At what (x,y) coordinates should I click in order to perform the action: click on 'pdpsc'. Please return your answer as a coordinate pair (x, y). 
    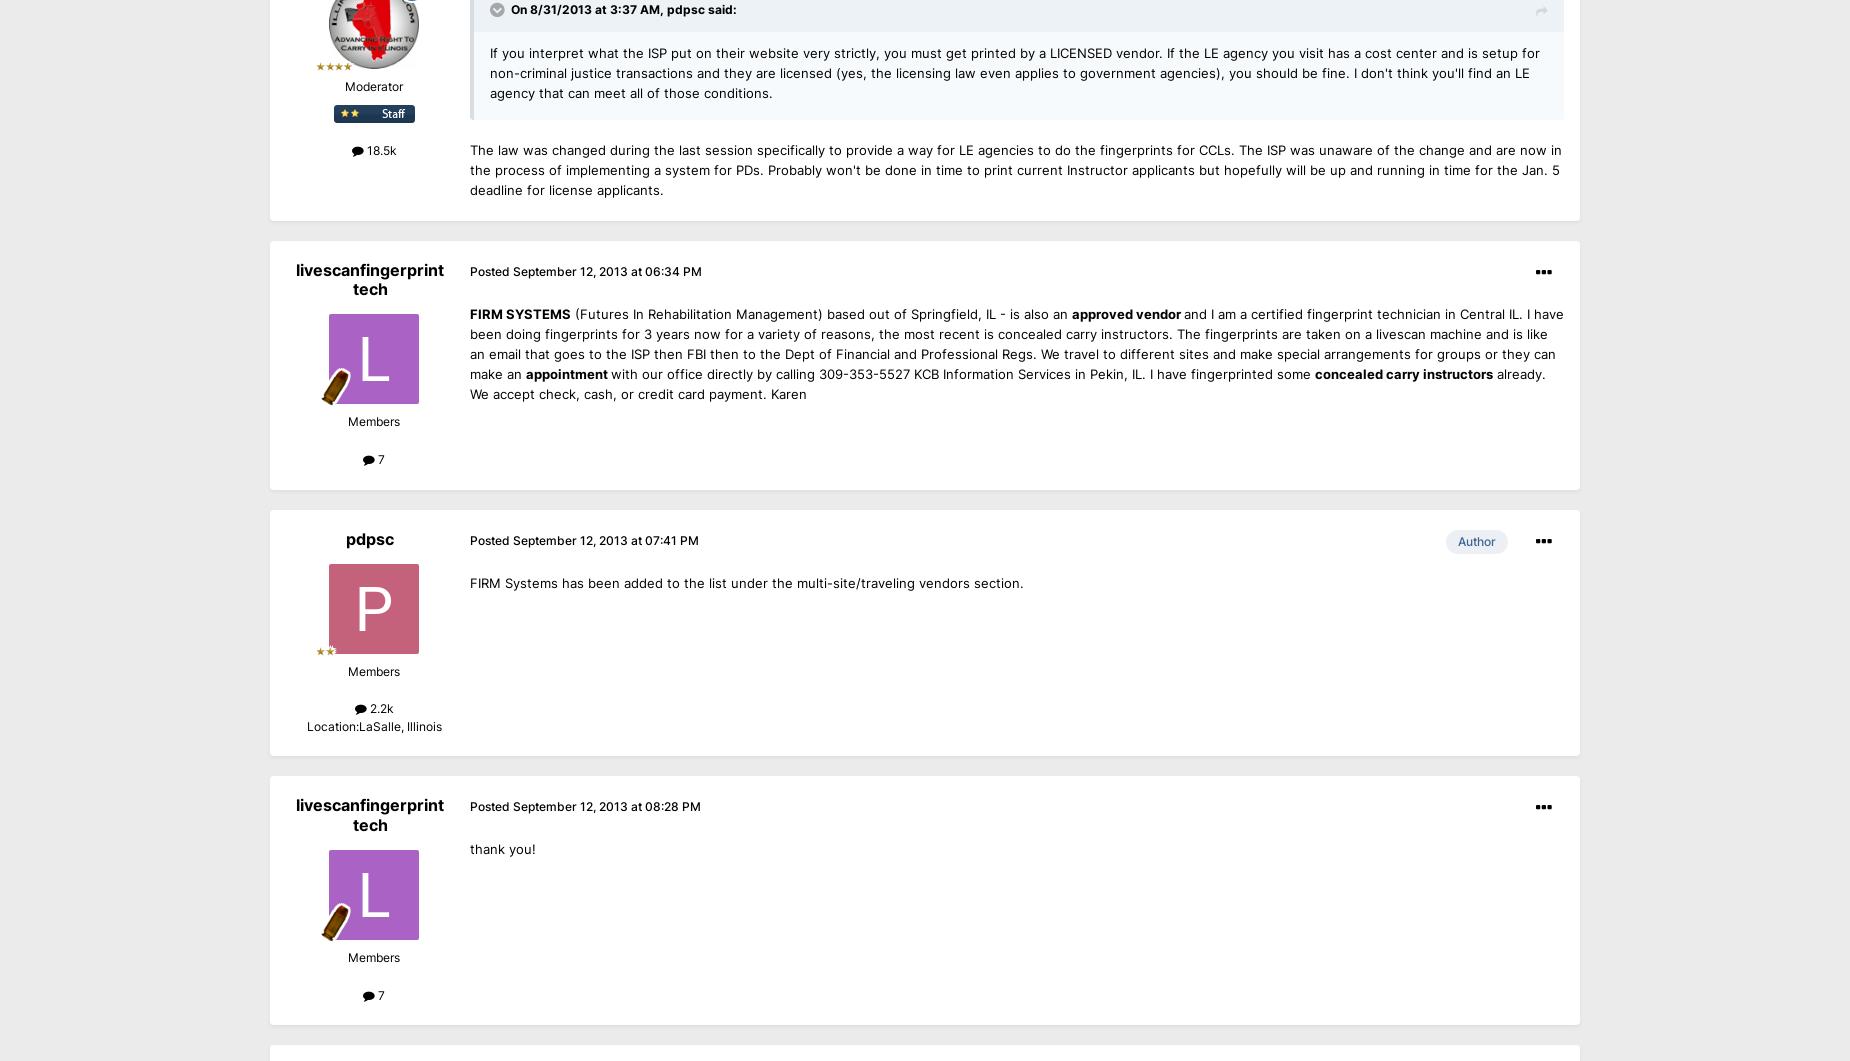
    Looking at the image, I should click on (369, 537).